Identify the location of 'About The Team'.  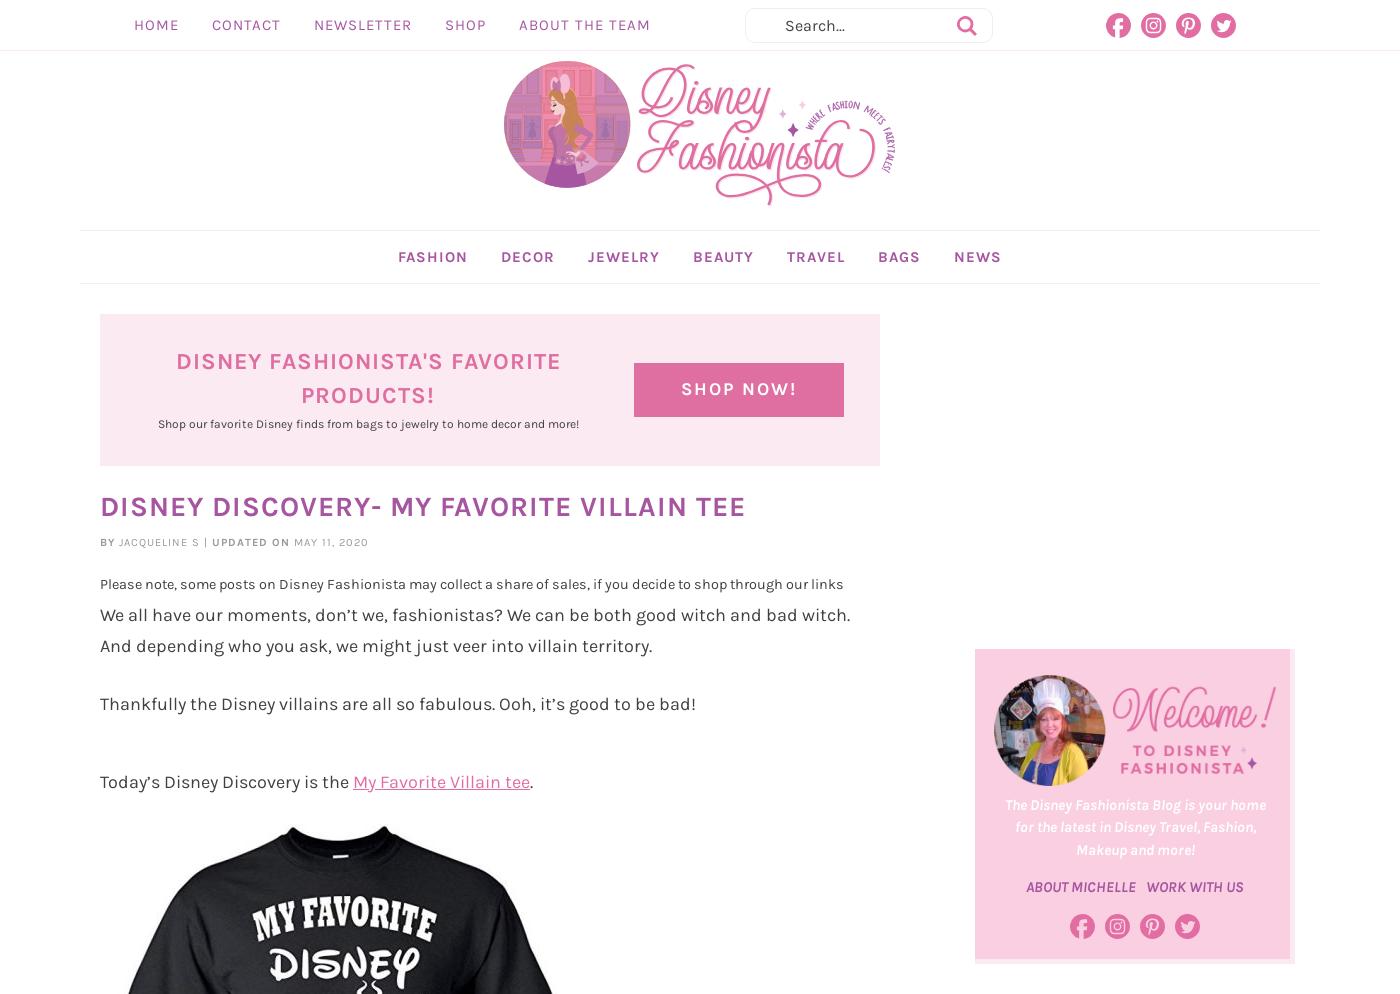
(518, 25).